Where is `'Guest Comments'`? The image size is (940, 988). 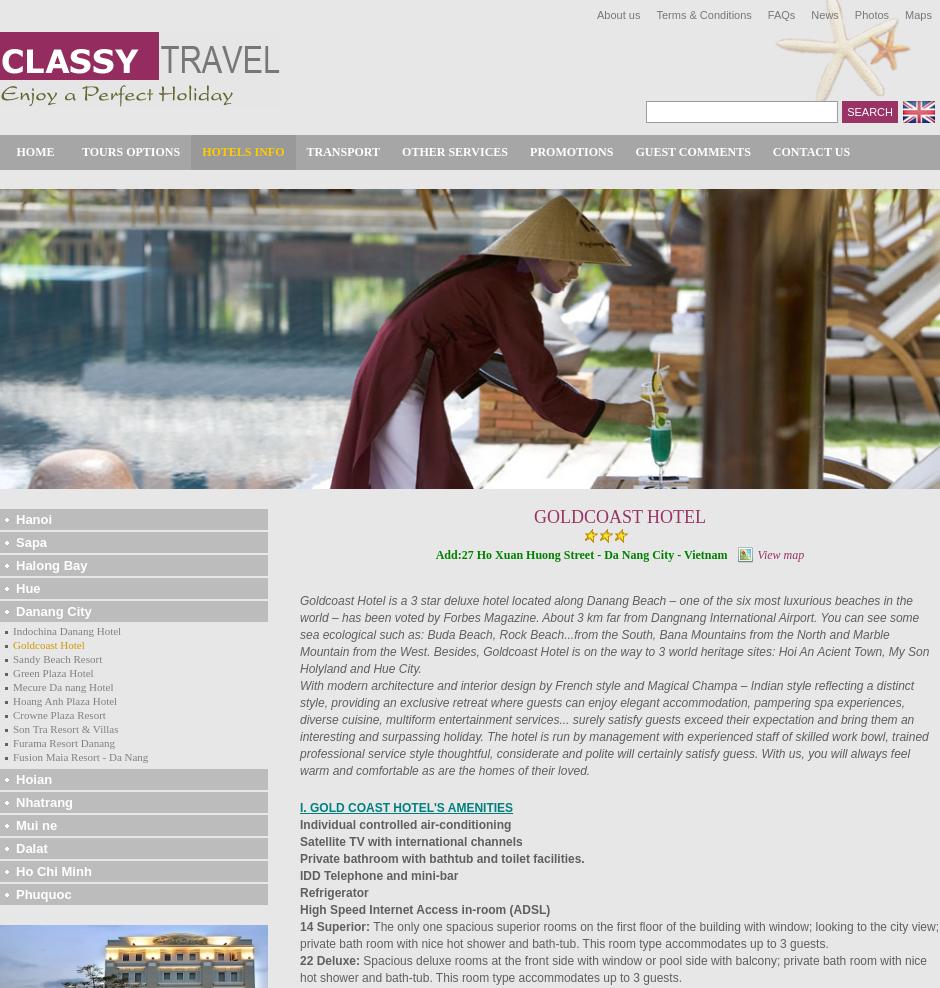 'Guest Comments' is located at coordinates (634, 150).